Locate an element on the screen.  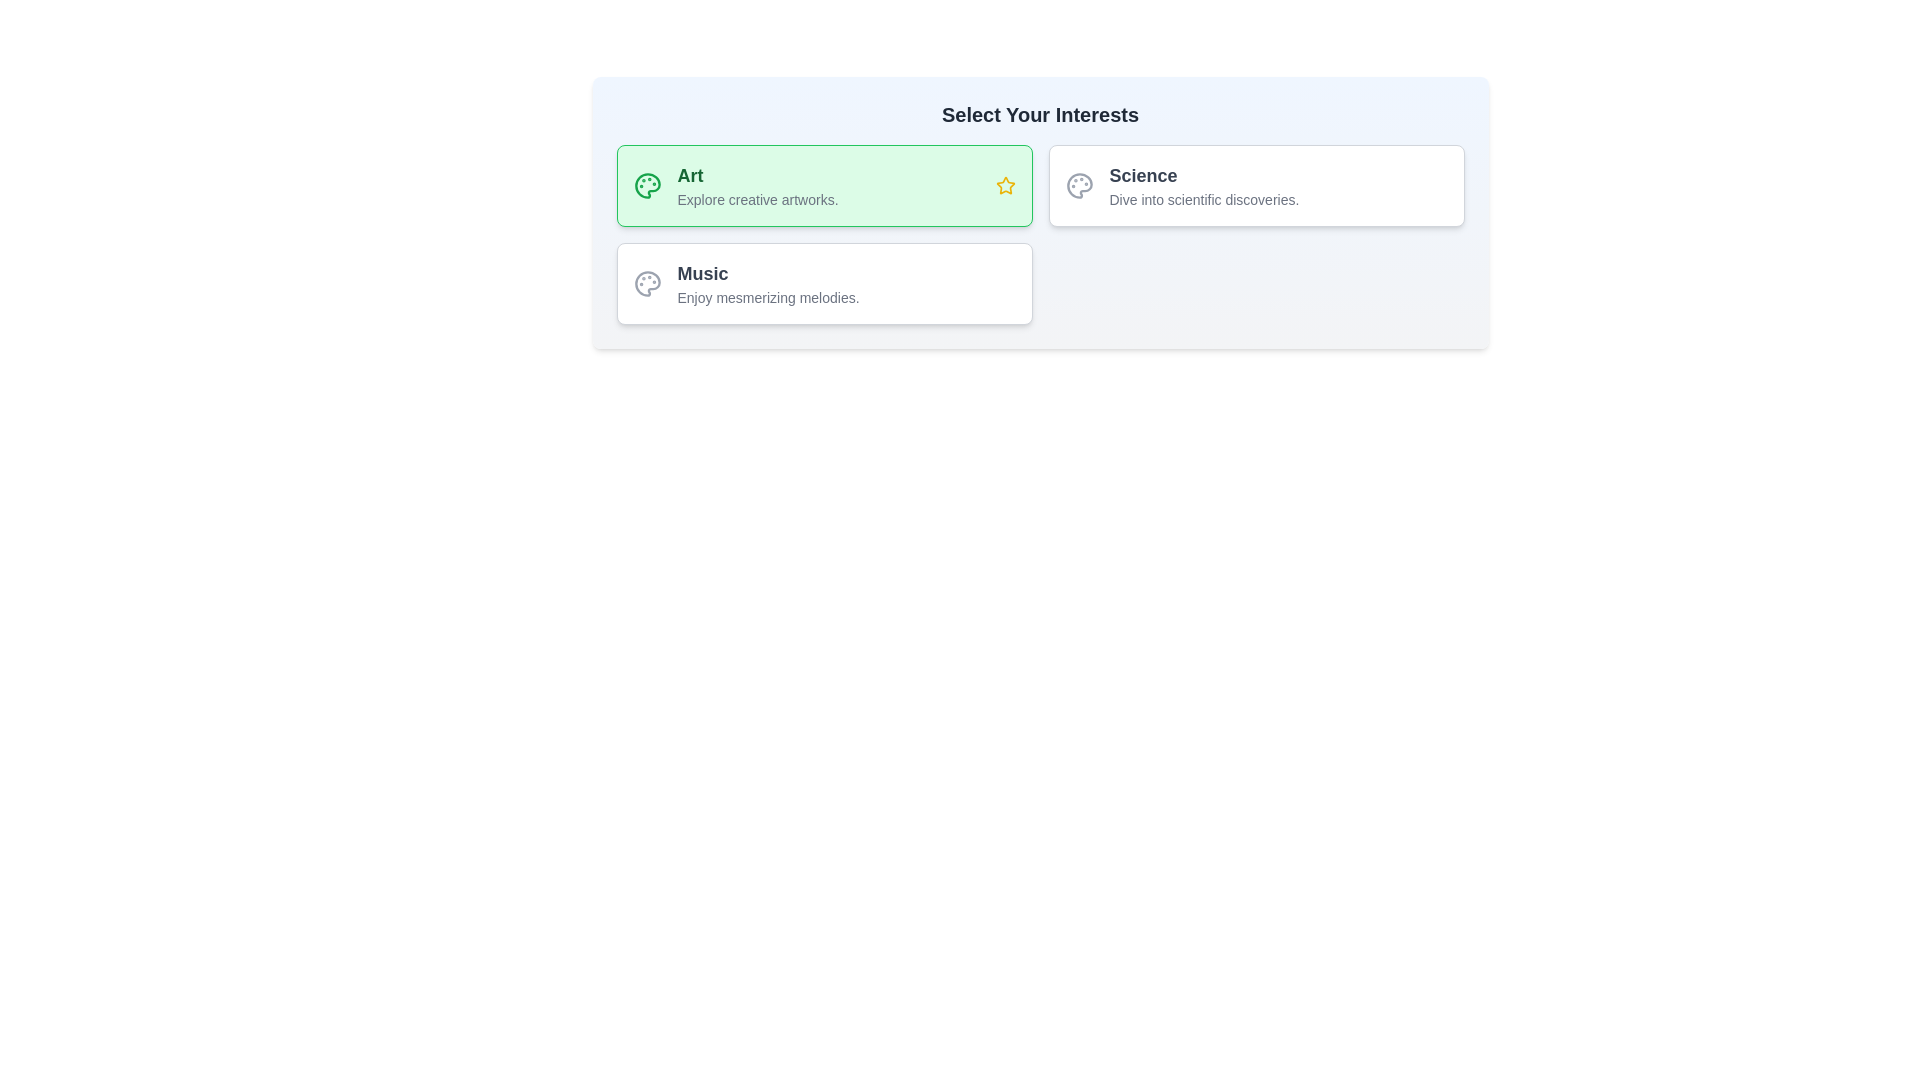
the category button labeled 'Science' to observe the hover effect is located at coordinates (1255, 185).